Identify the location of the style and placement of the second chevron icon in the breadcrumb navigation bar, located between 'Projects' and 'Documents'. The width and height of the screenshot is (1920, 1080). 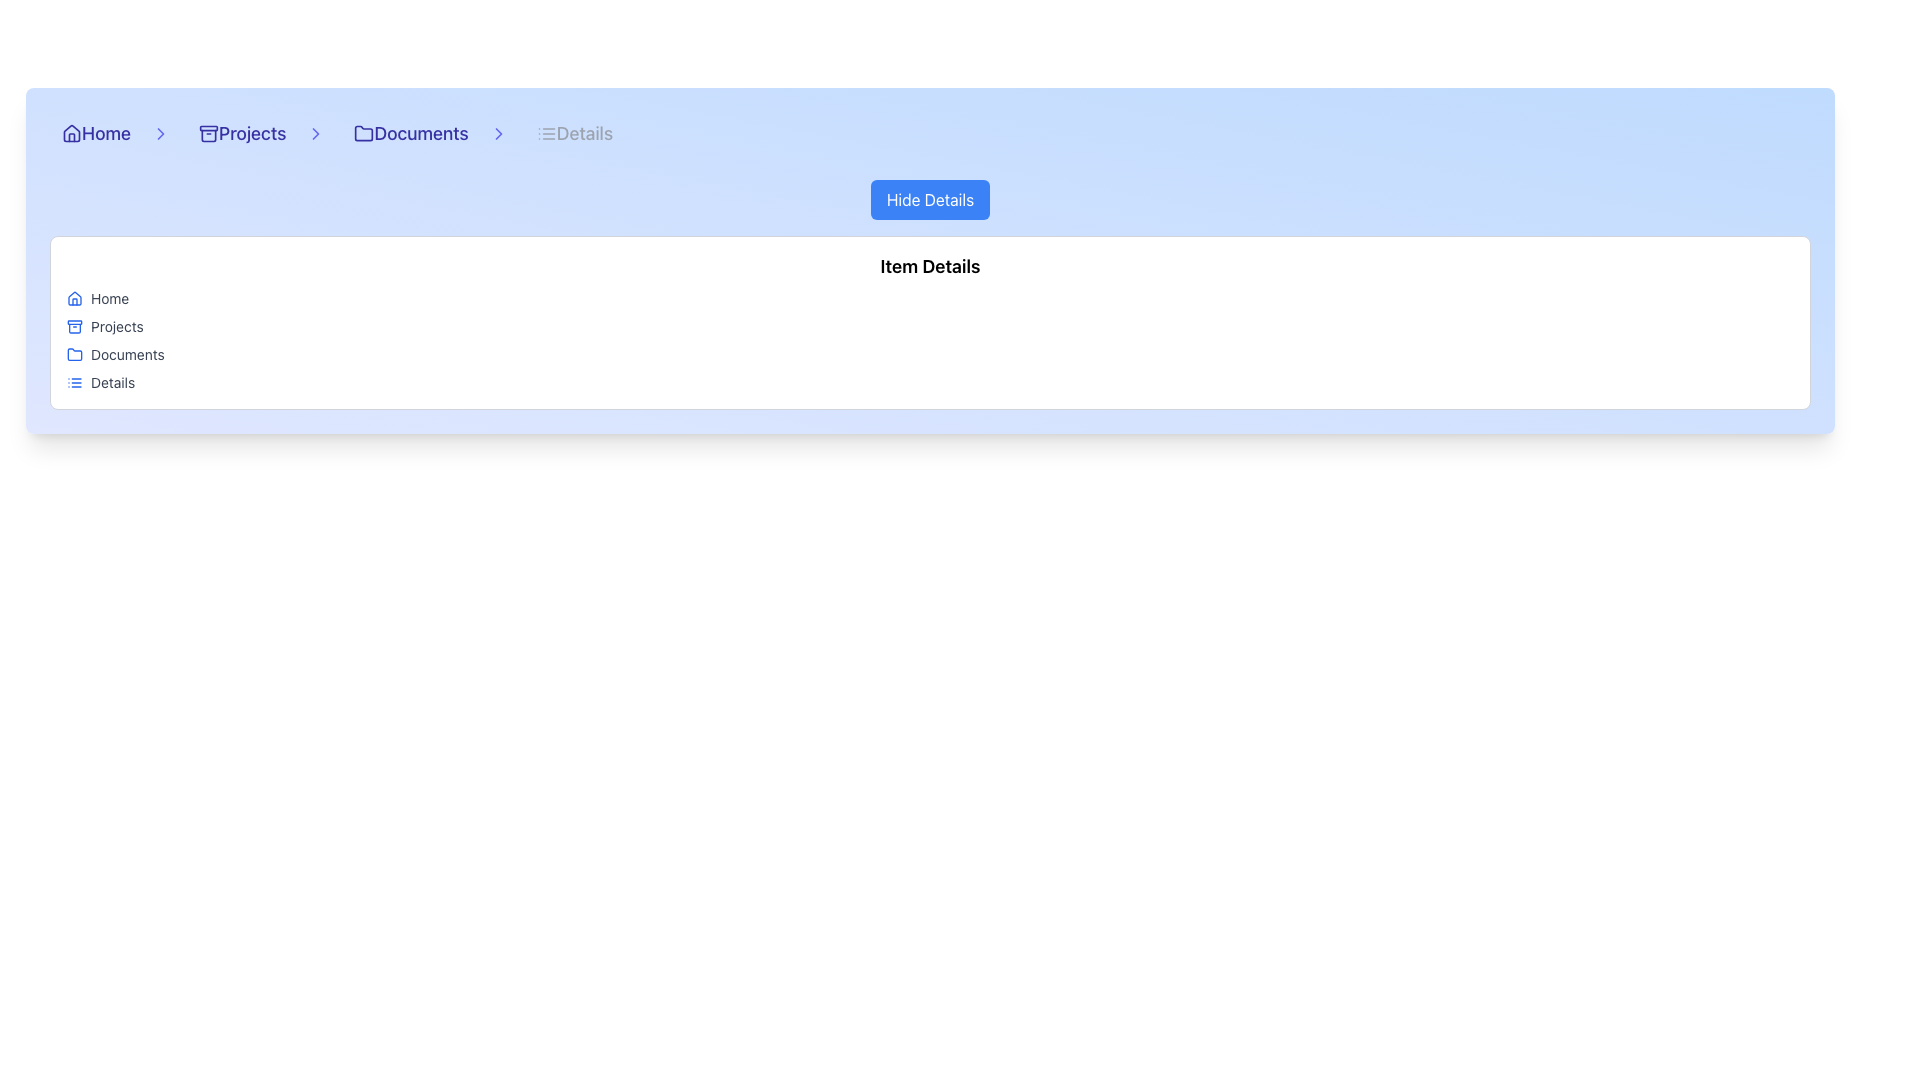
(160, 134).